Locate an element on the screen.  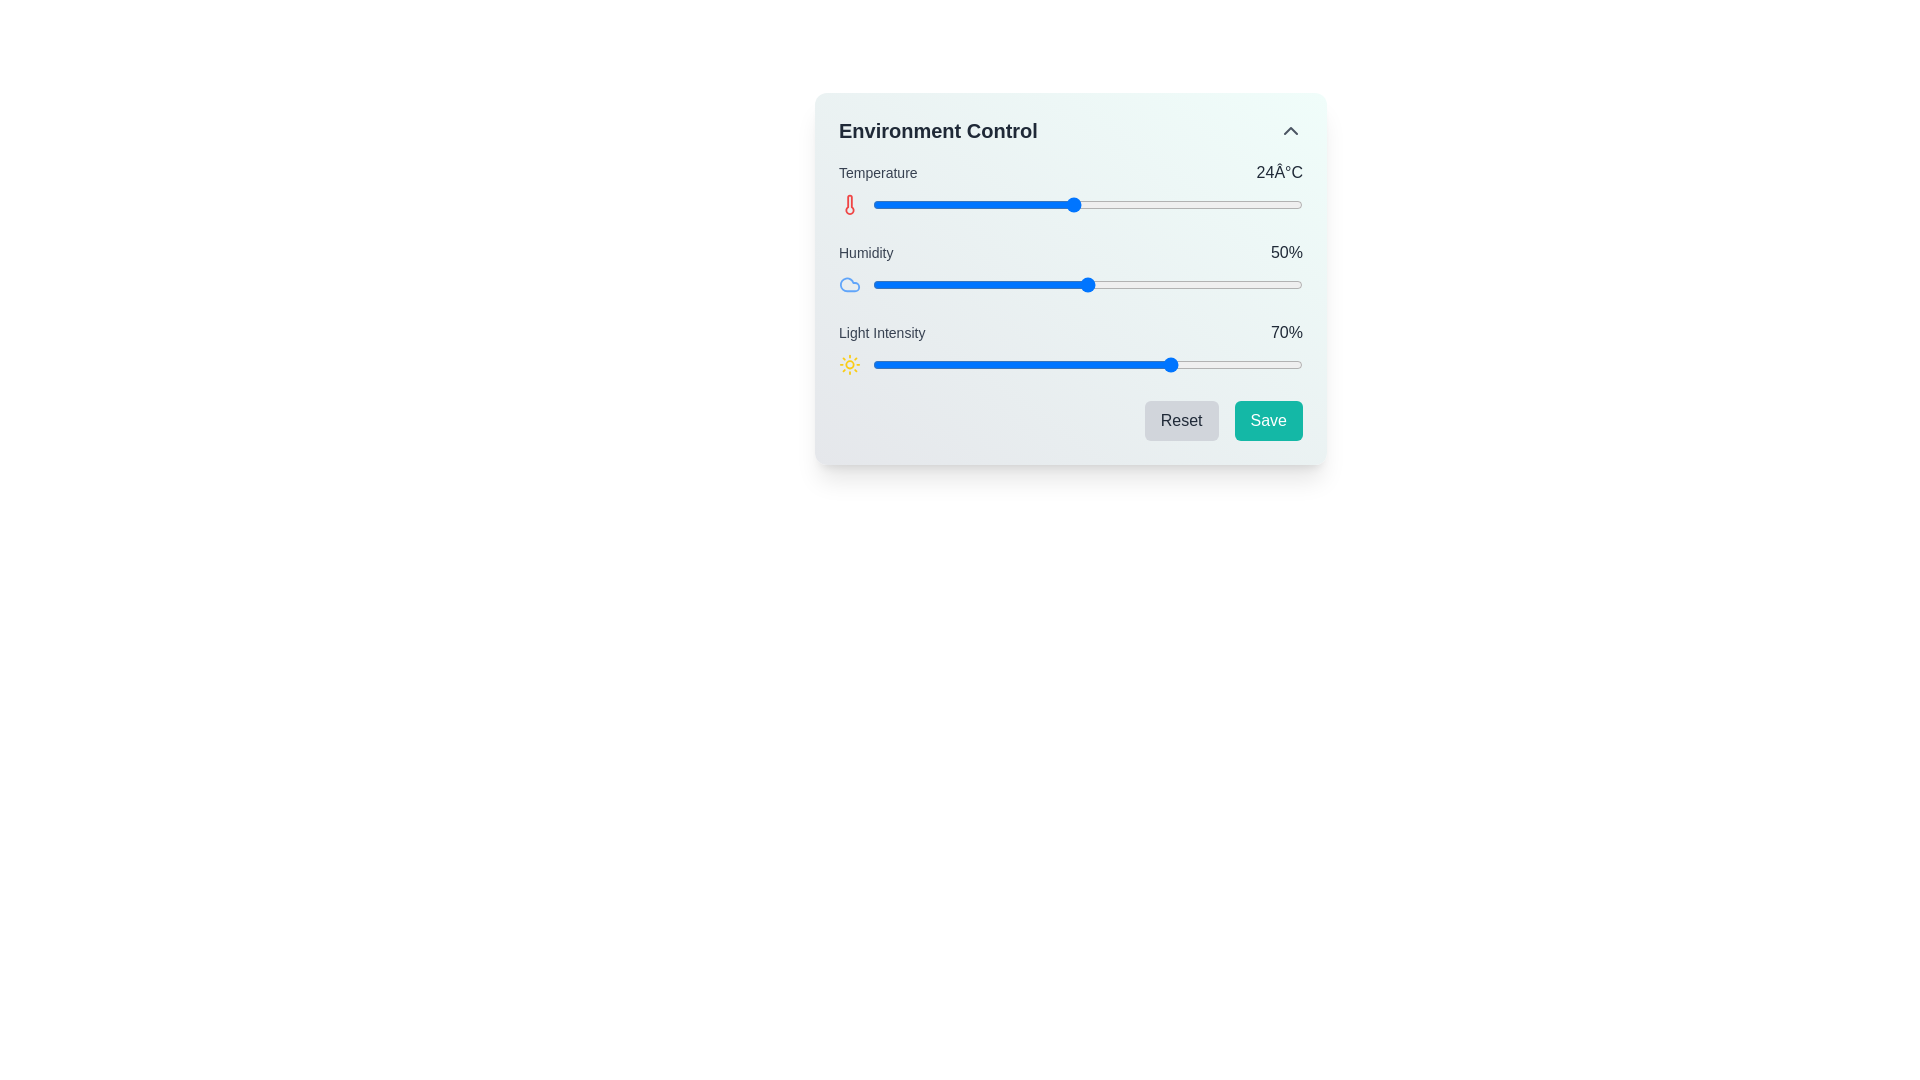
the light intensity slider, the third adjustable component below the 'Light Intensity' label and '70%' text is located at coordinates (1069, 365).